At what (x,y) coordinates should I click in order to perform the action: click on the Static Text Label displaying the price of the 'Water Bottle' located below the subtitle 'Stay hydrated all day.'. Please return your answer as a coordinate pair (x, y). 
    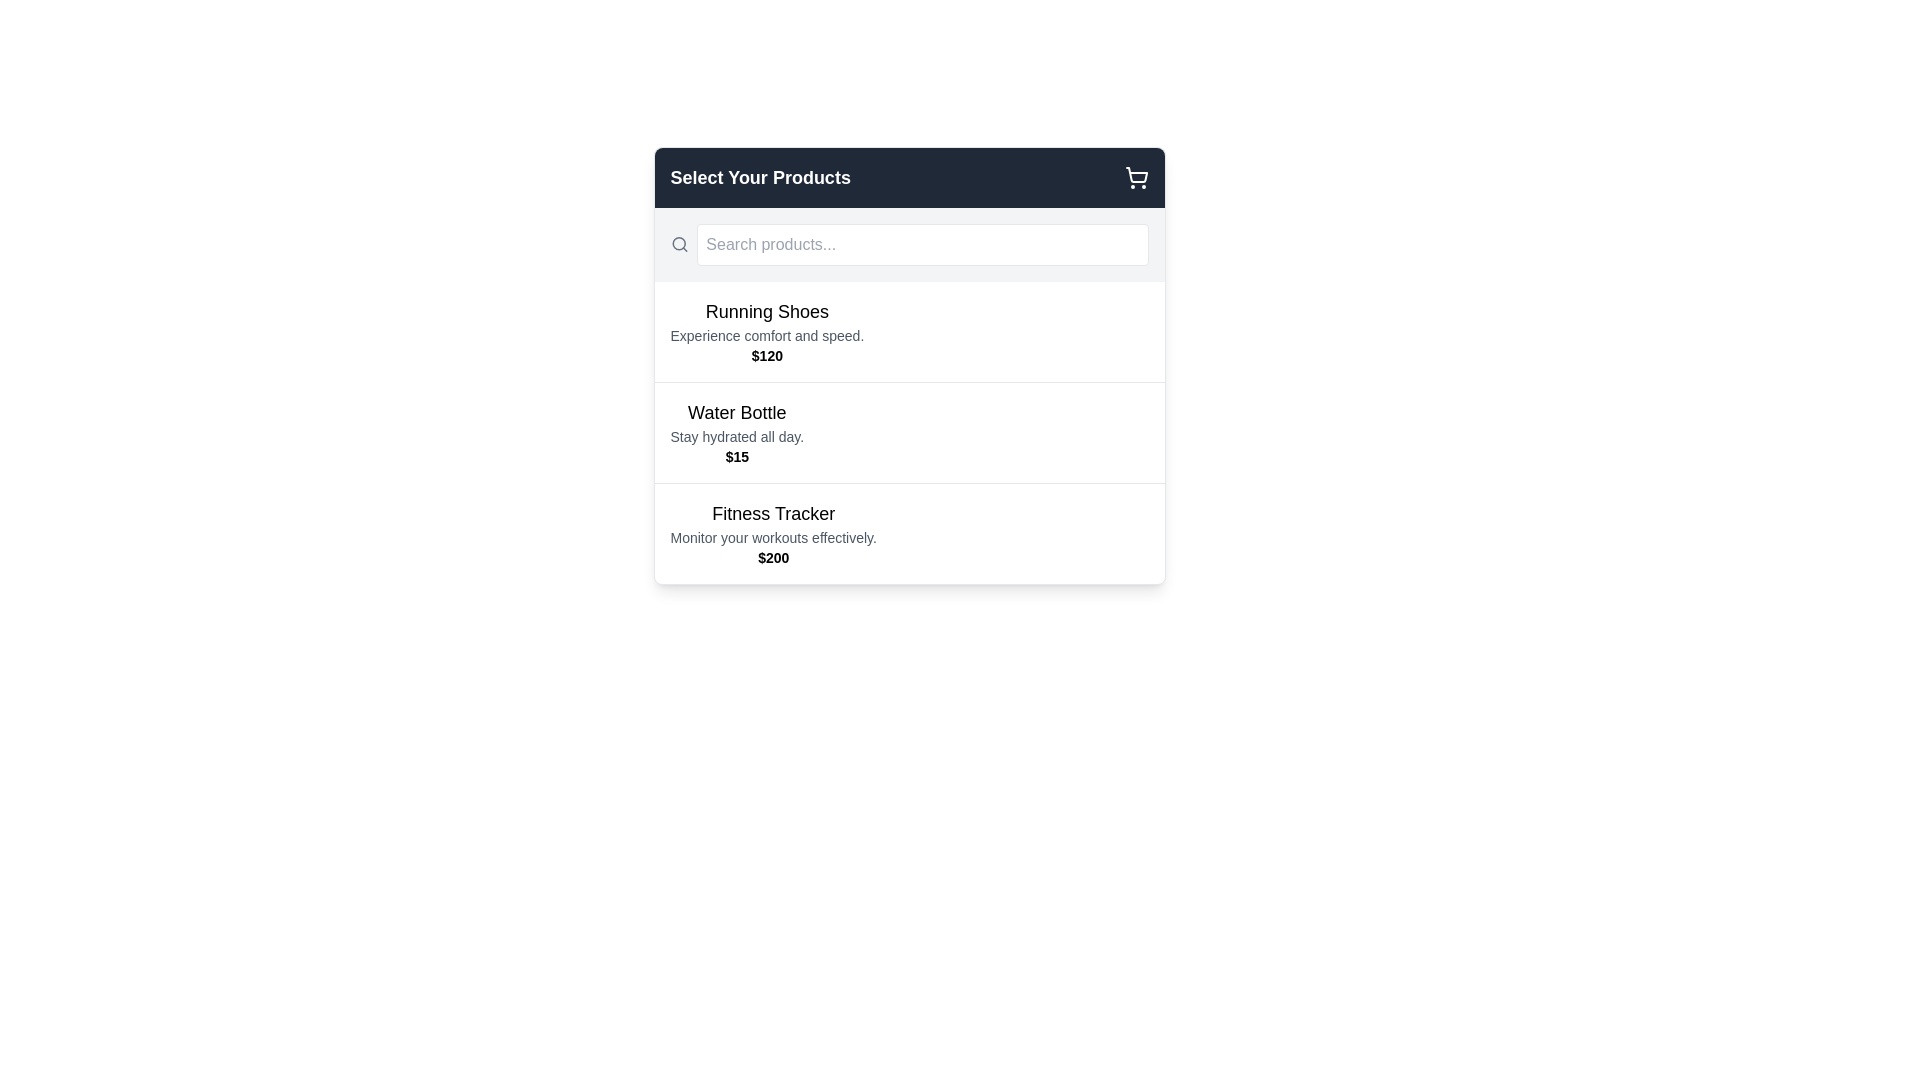
    Looking at the image, I should click on (736, 456).